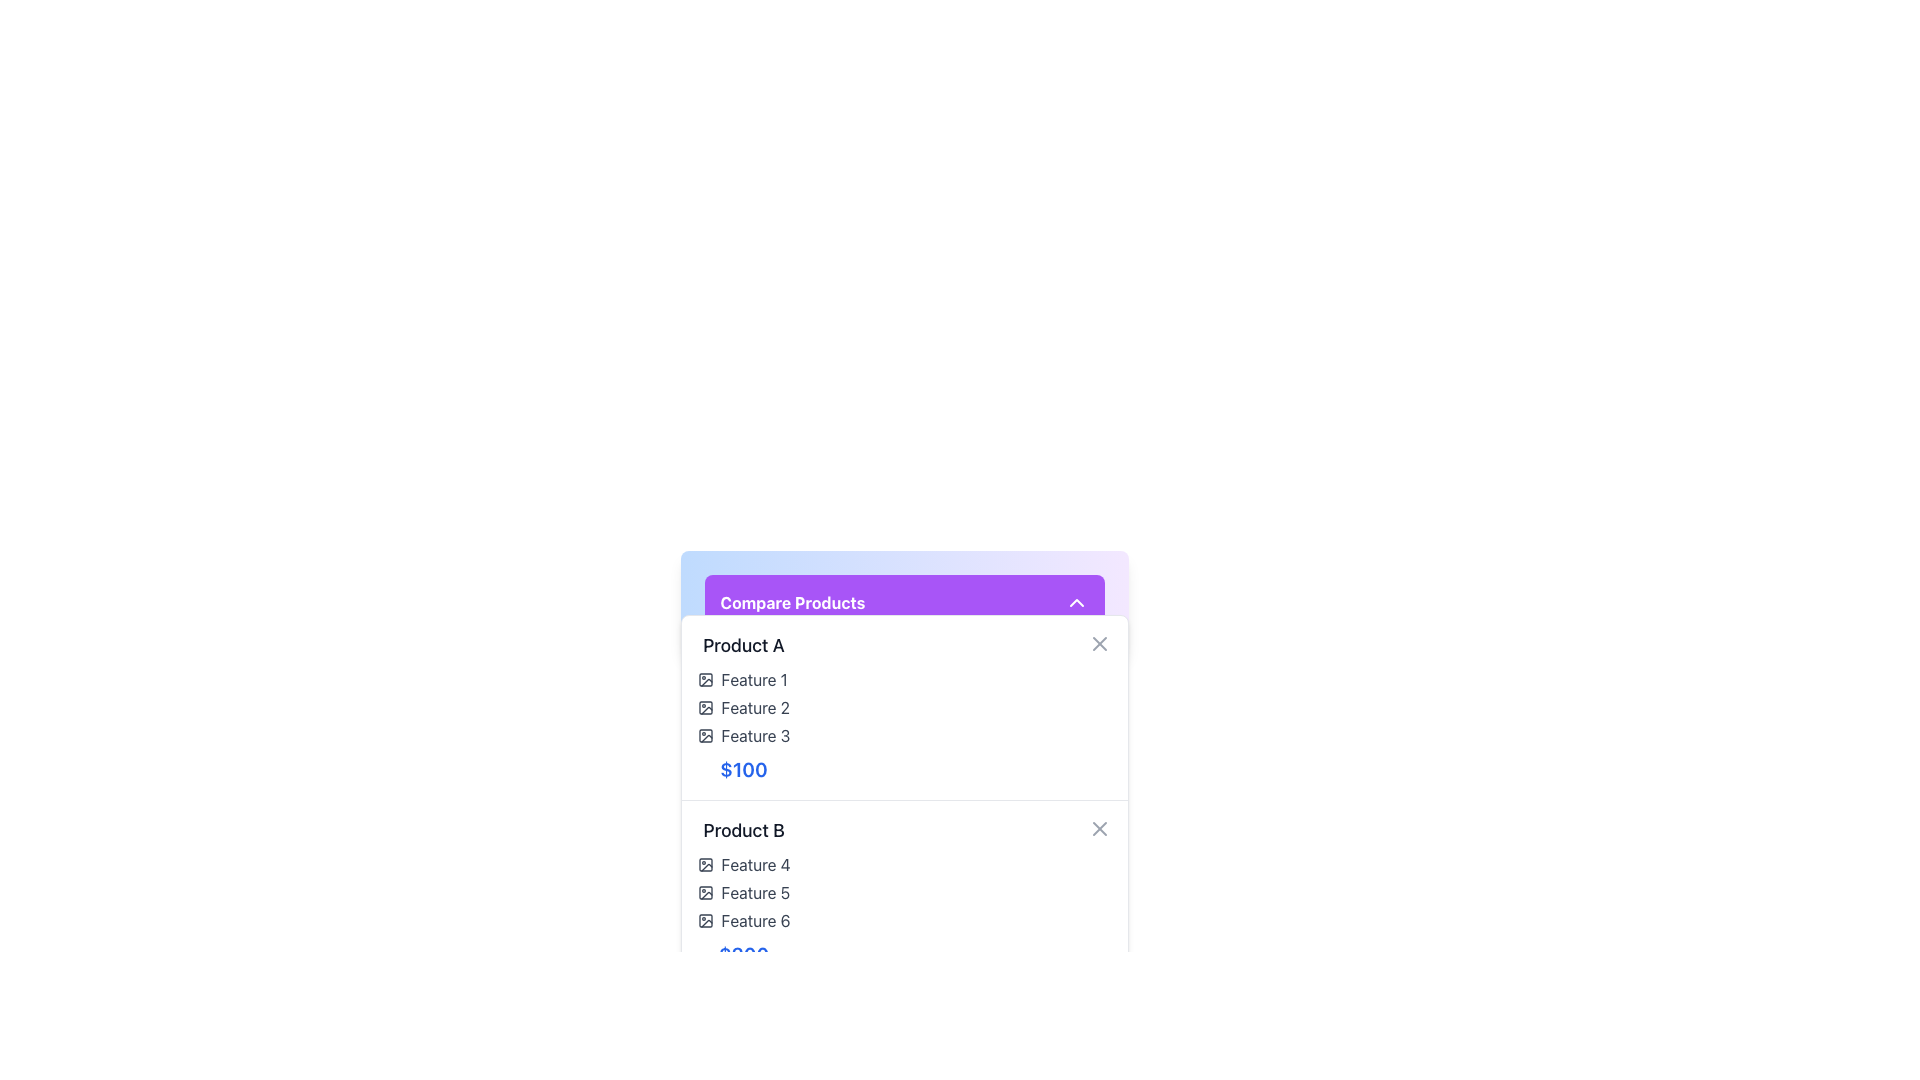 This screenshot has width=1920, height=1080. Describe the element at coordinates (743, 678) in the screenshot. I see `label of the Labeled Icon that consists of a picture frame icon and the text 'Feature 1', located under the header 'Product A'` at that location.